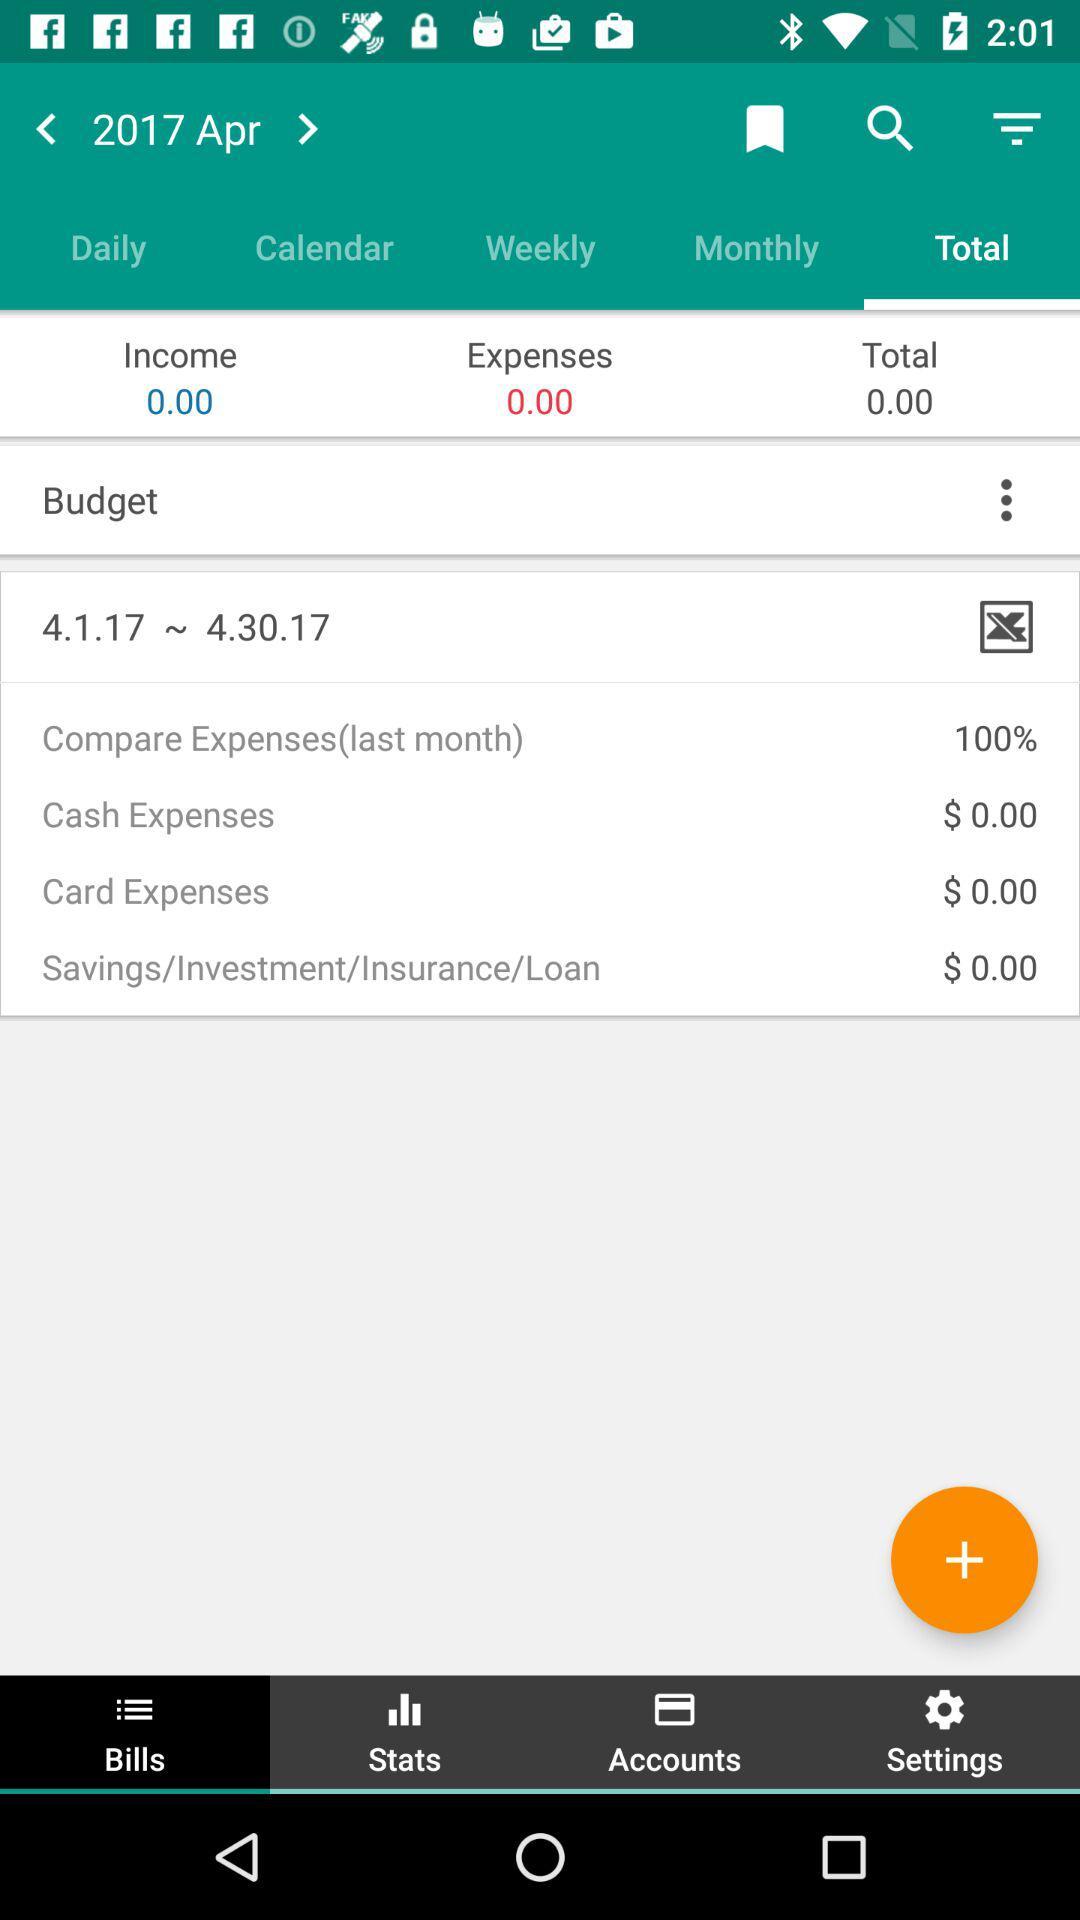 Image resolution: width=1080 pixels, height=1920 pixels. What do you see at coordinates (890, 127) in the screenshot?
I see `search button to search a specific item or information` at bounding box center [890, 127].